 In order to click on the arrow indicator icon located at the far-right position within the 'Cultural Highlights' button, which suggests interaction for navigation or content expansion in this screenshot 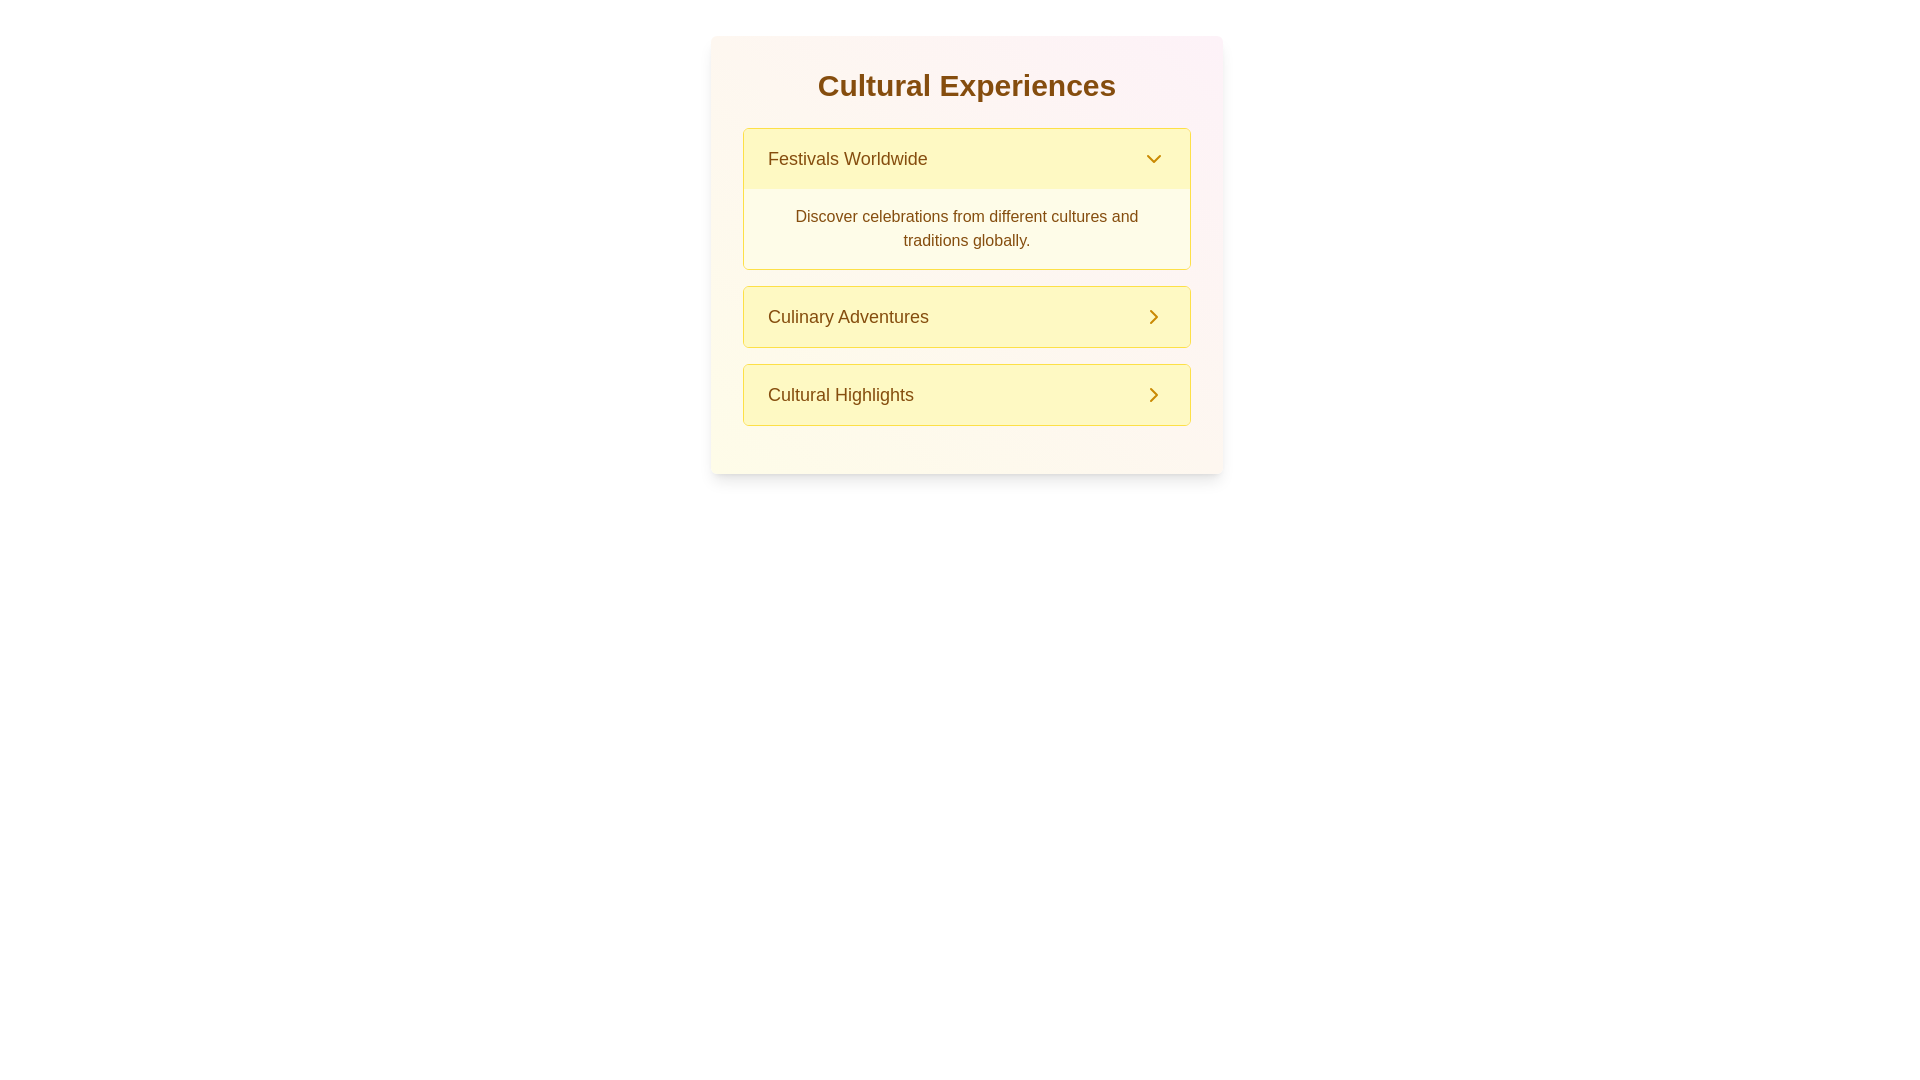, I will do `click(1153, 394)`.